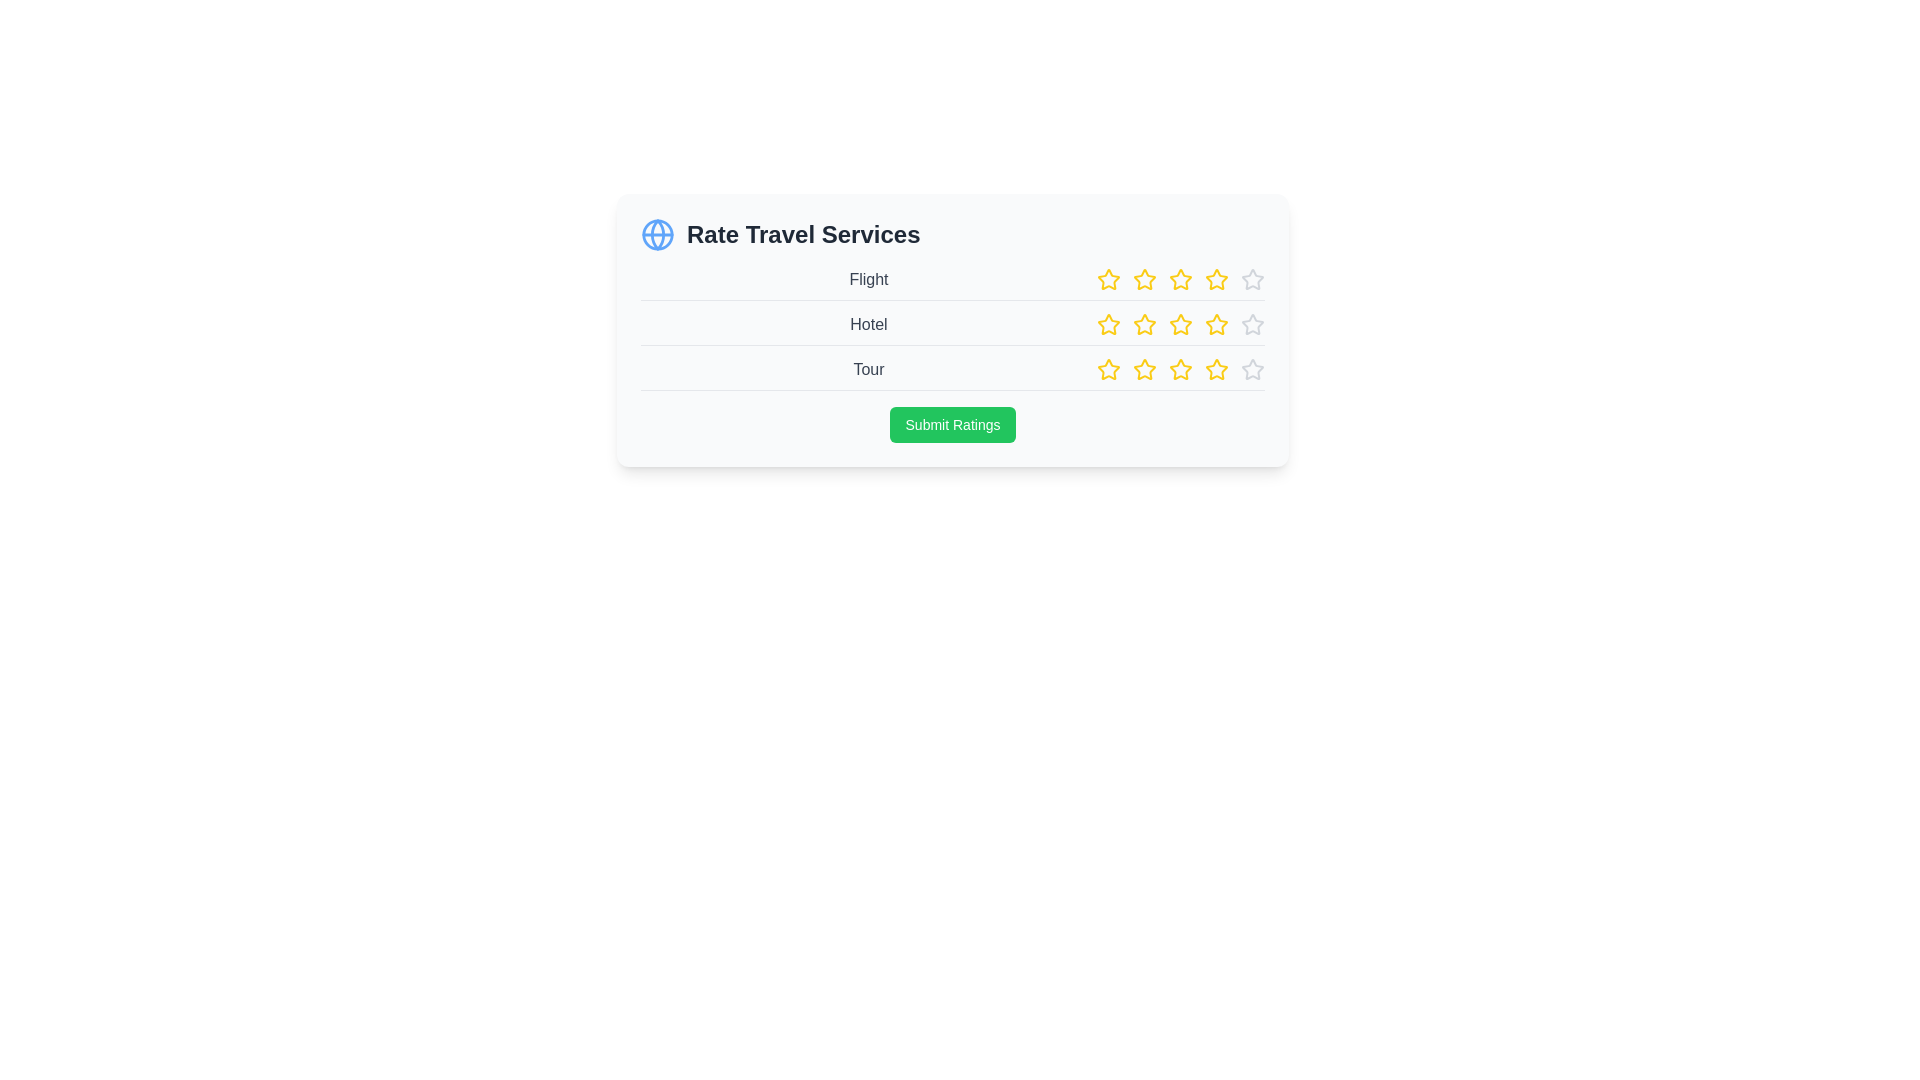  I want to click on the third star icon with a yellow border and white fill in the 'Hotel' rating section, so click(1145, 323).